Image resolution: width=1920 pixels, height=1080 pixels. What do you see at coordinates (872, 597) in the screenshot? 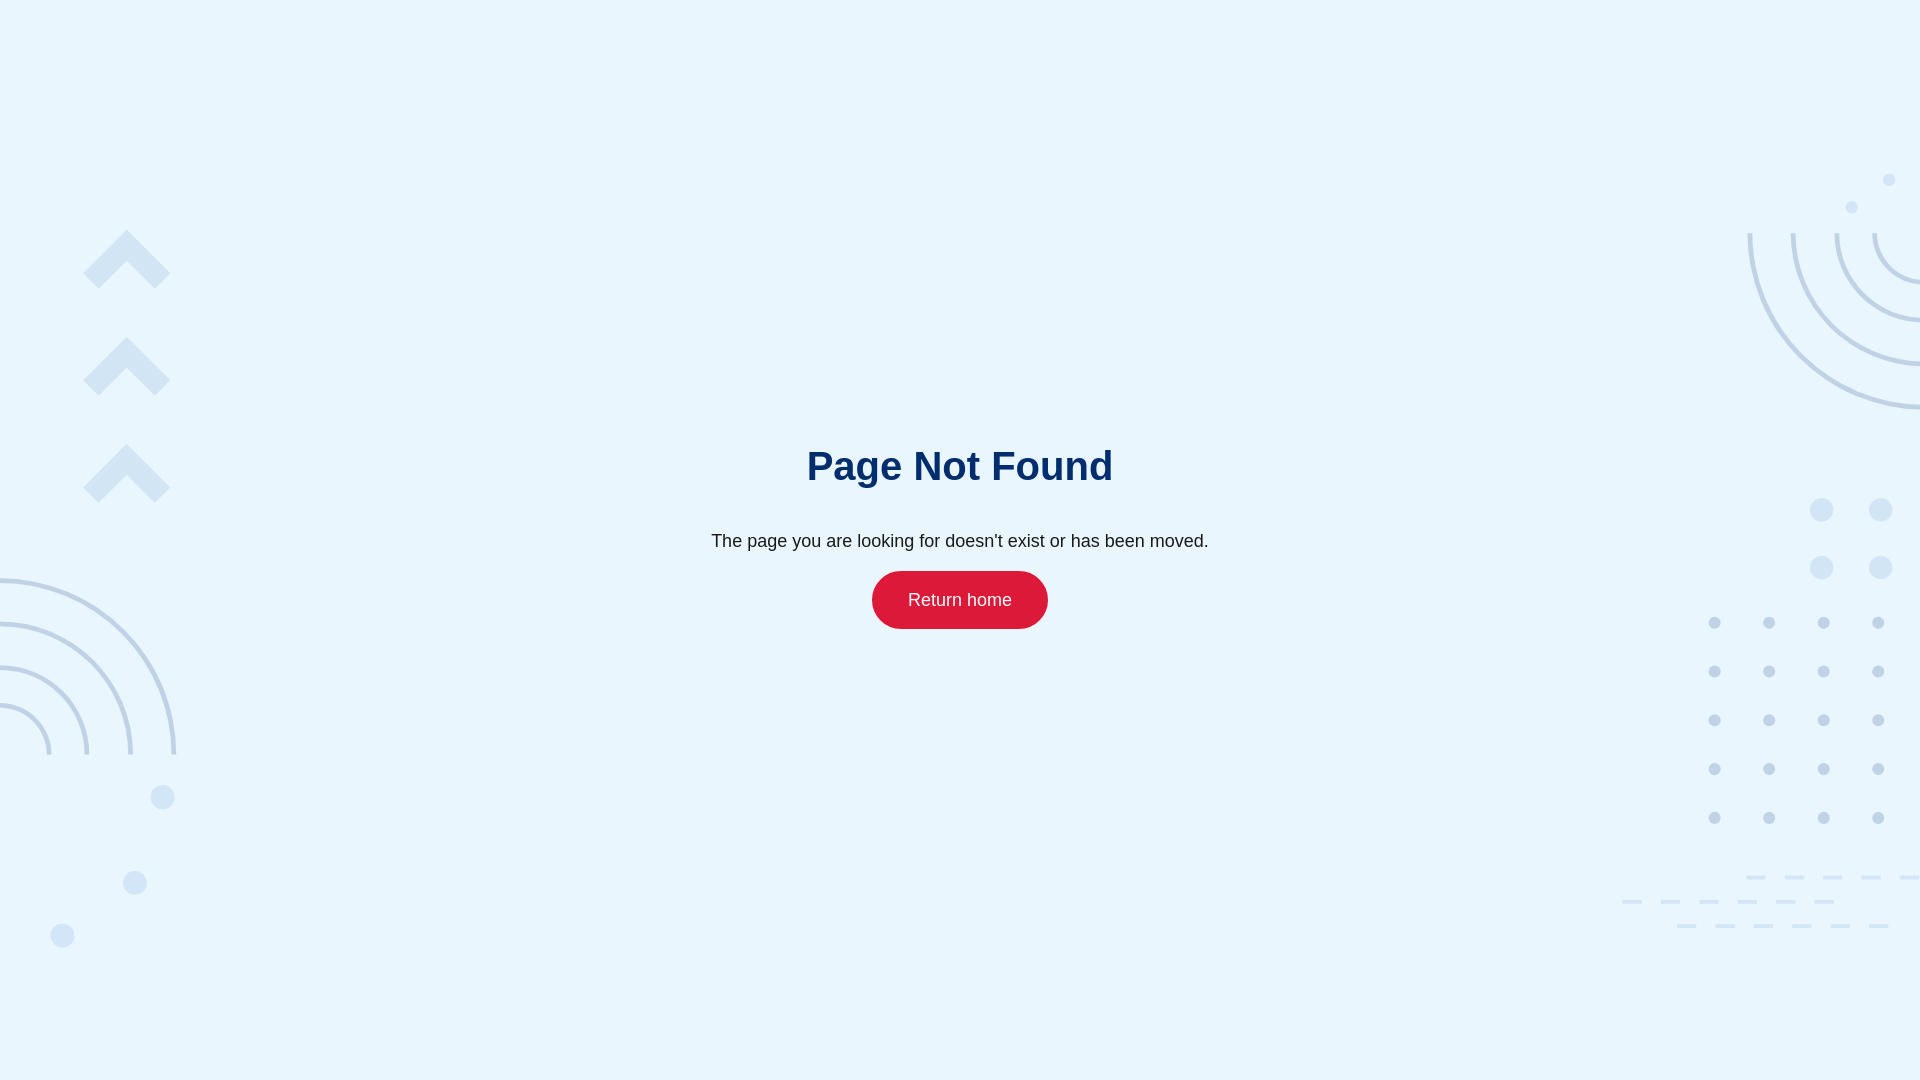
I see `'Return home'` at bounding box center [872, 597].